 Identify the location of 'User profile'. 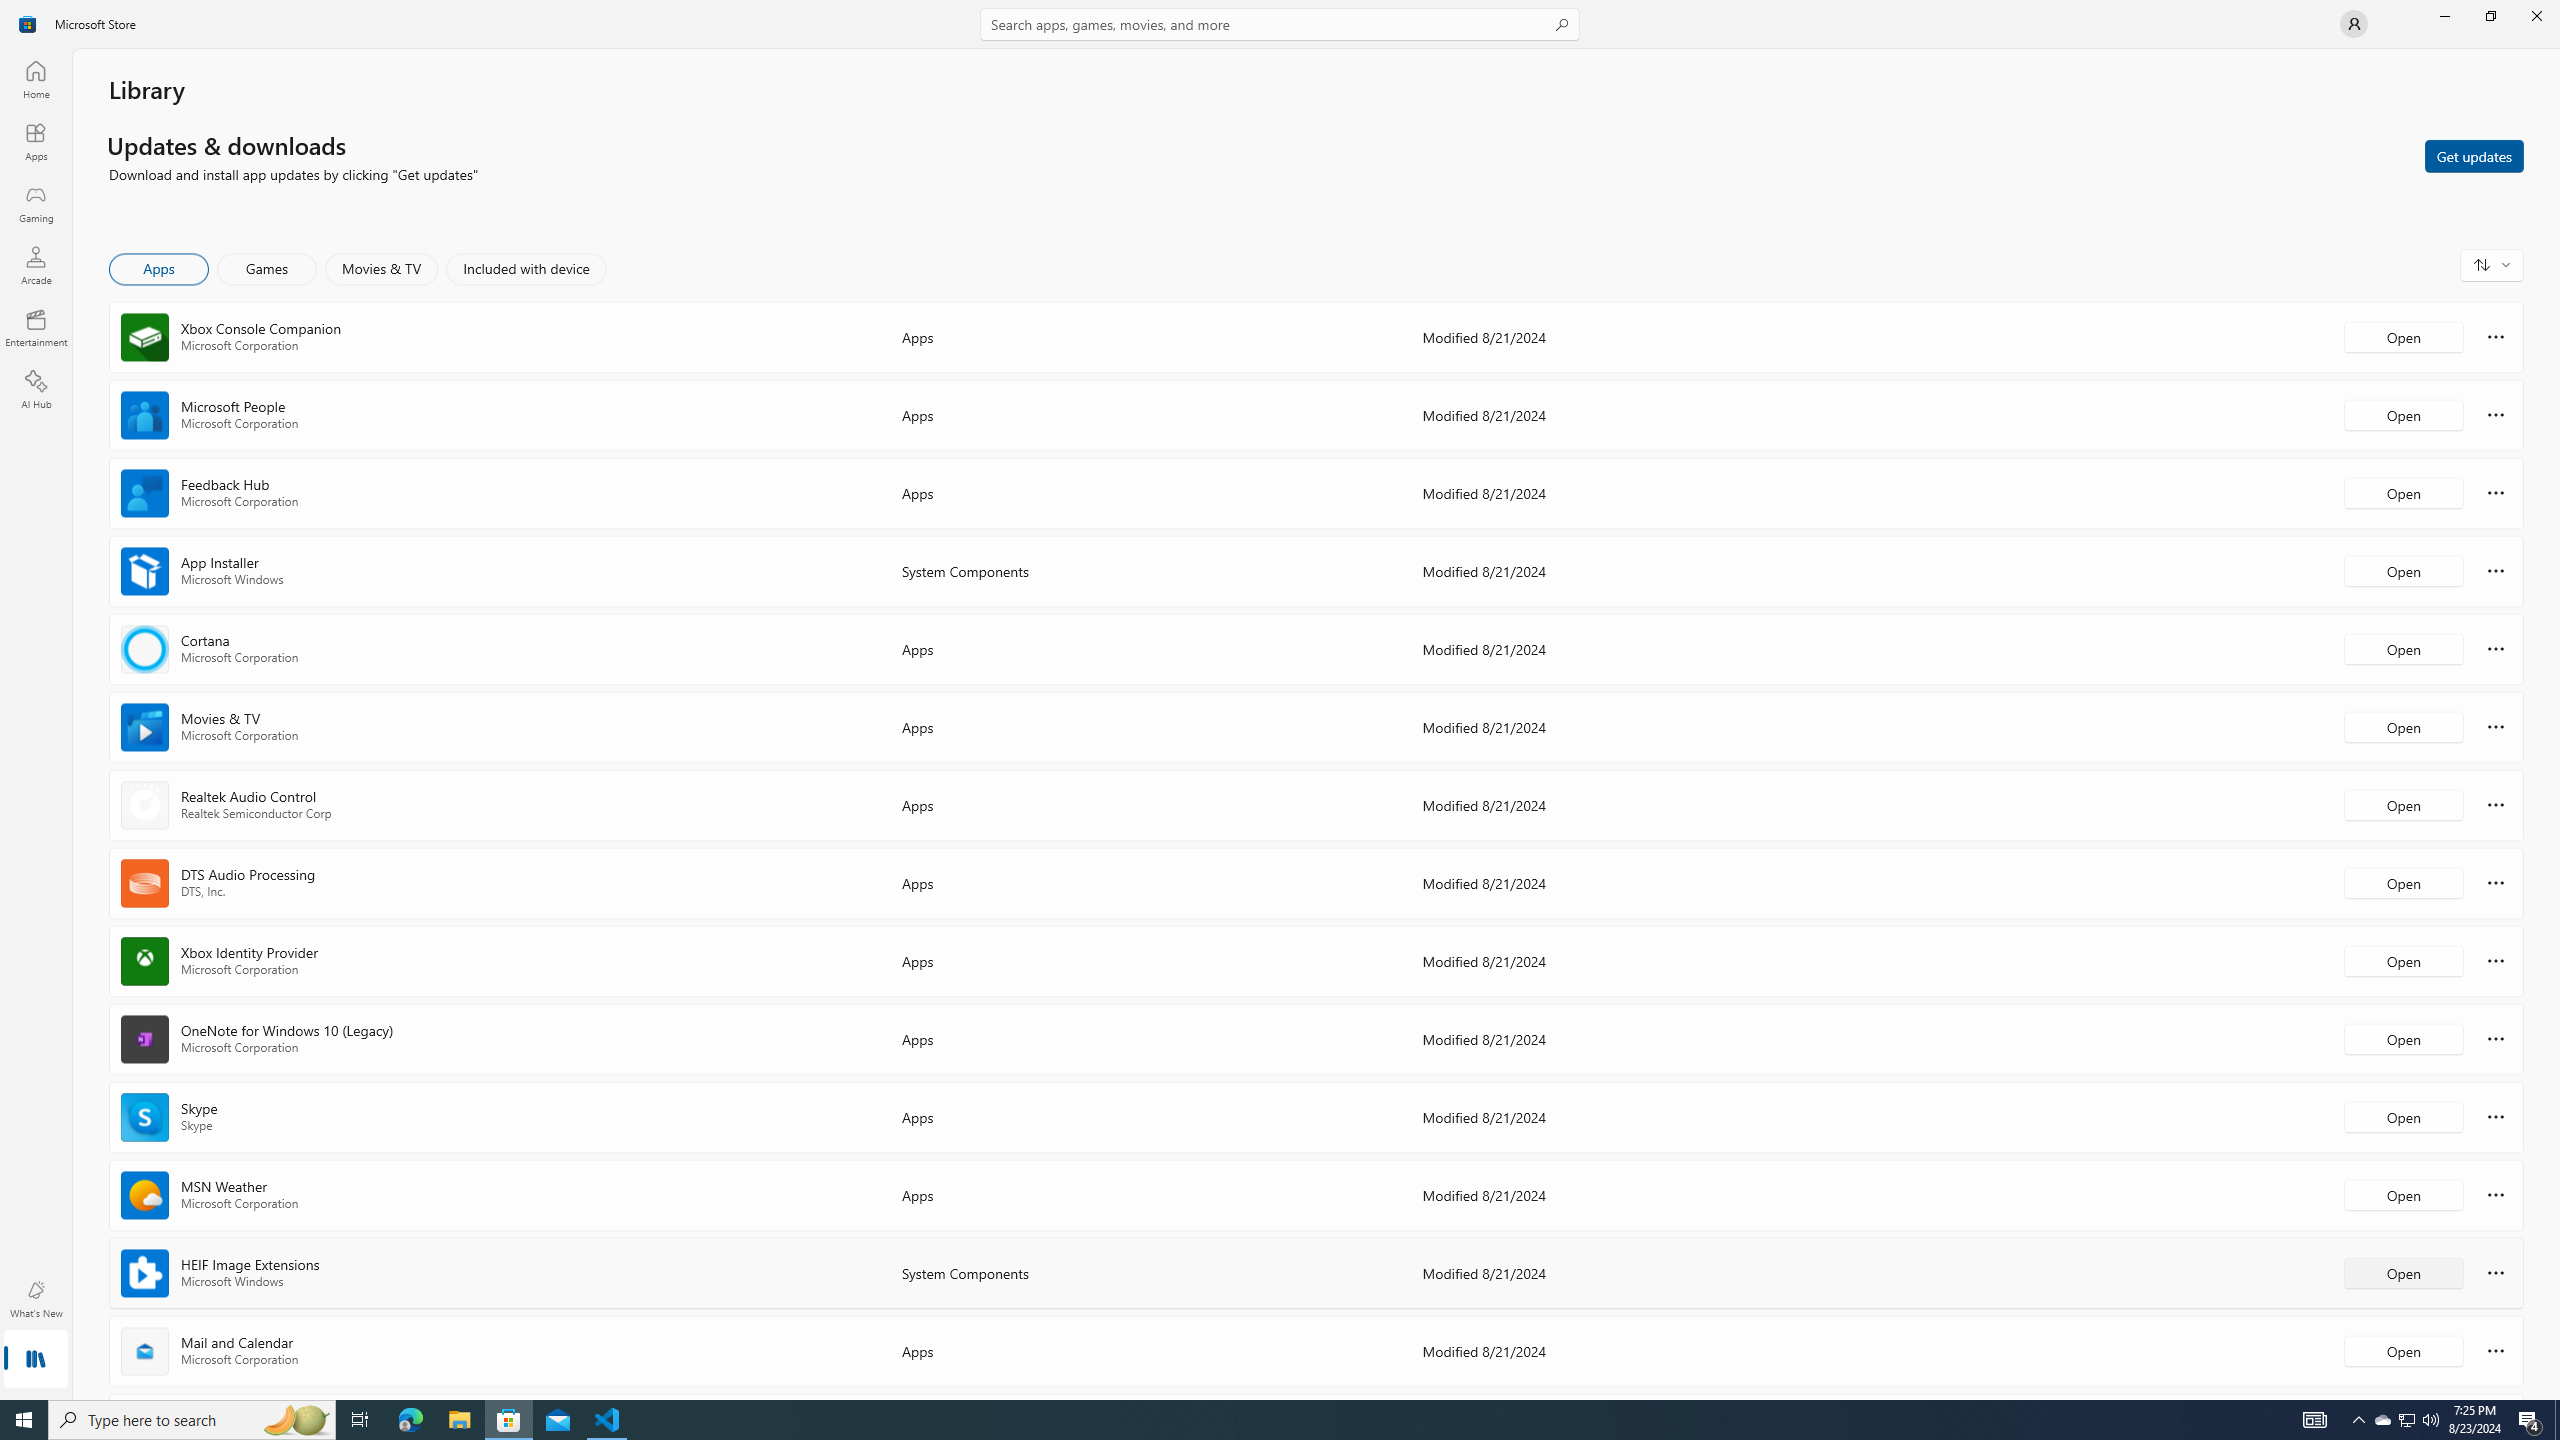
(2352, 22).